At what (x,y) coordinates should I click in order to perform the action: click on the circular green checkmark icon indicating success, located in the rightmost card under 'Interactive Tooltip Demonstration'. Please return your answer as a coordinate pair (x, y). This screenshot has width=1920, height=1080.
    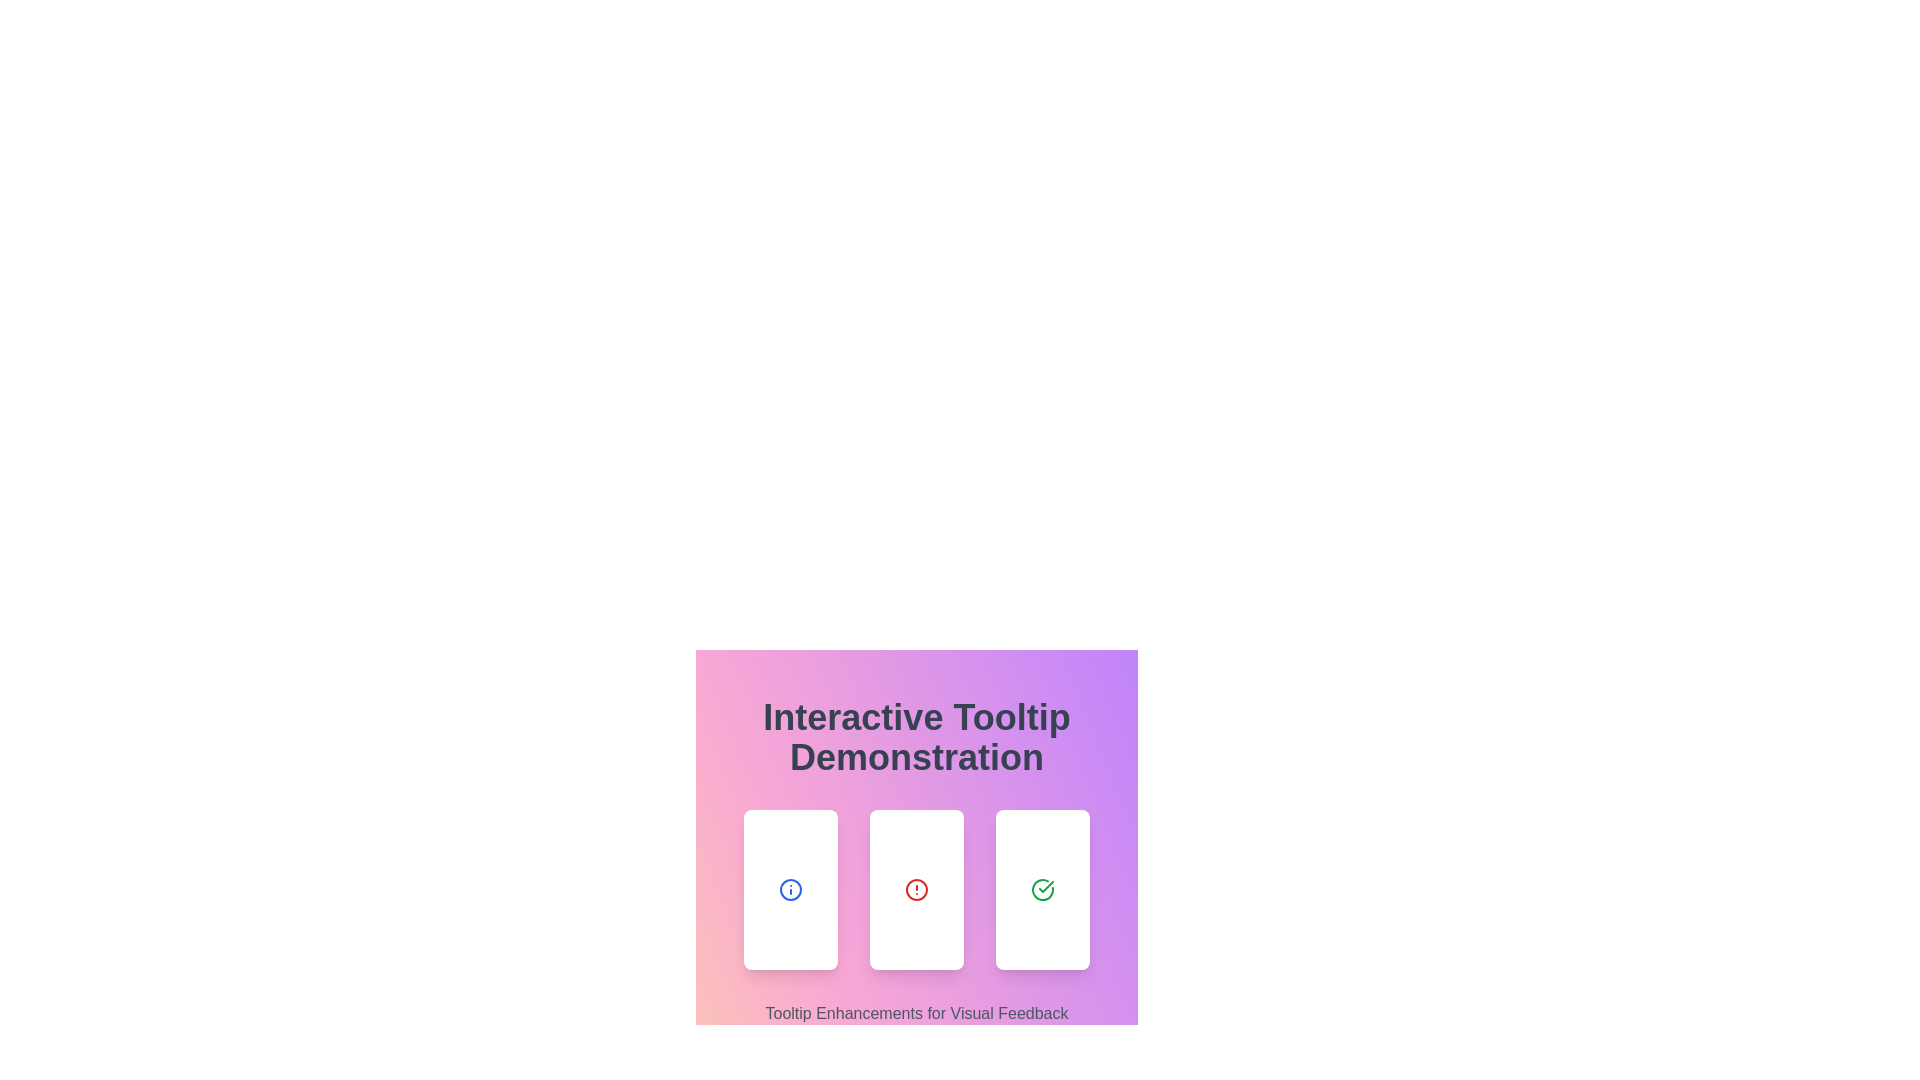
    Looking at the image, I should click on (1041, 889).